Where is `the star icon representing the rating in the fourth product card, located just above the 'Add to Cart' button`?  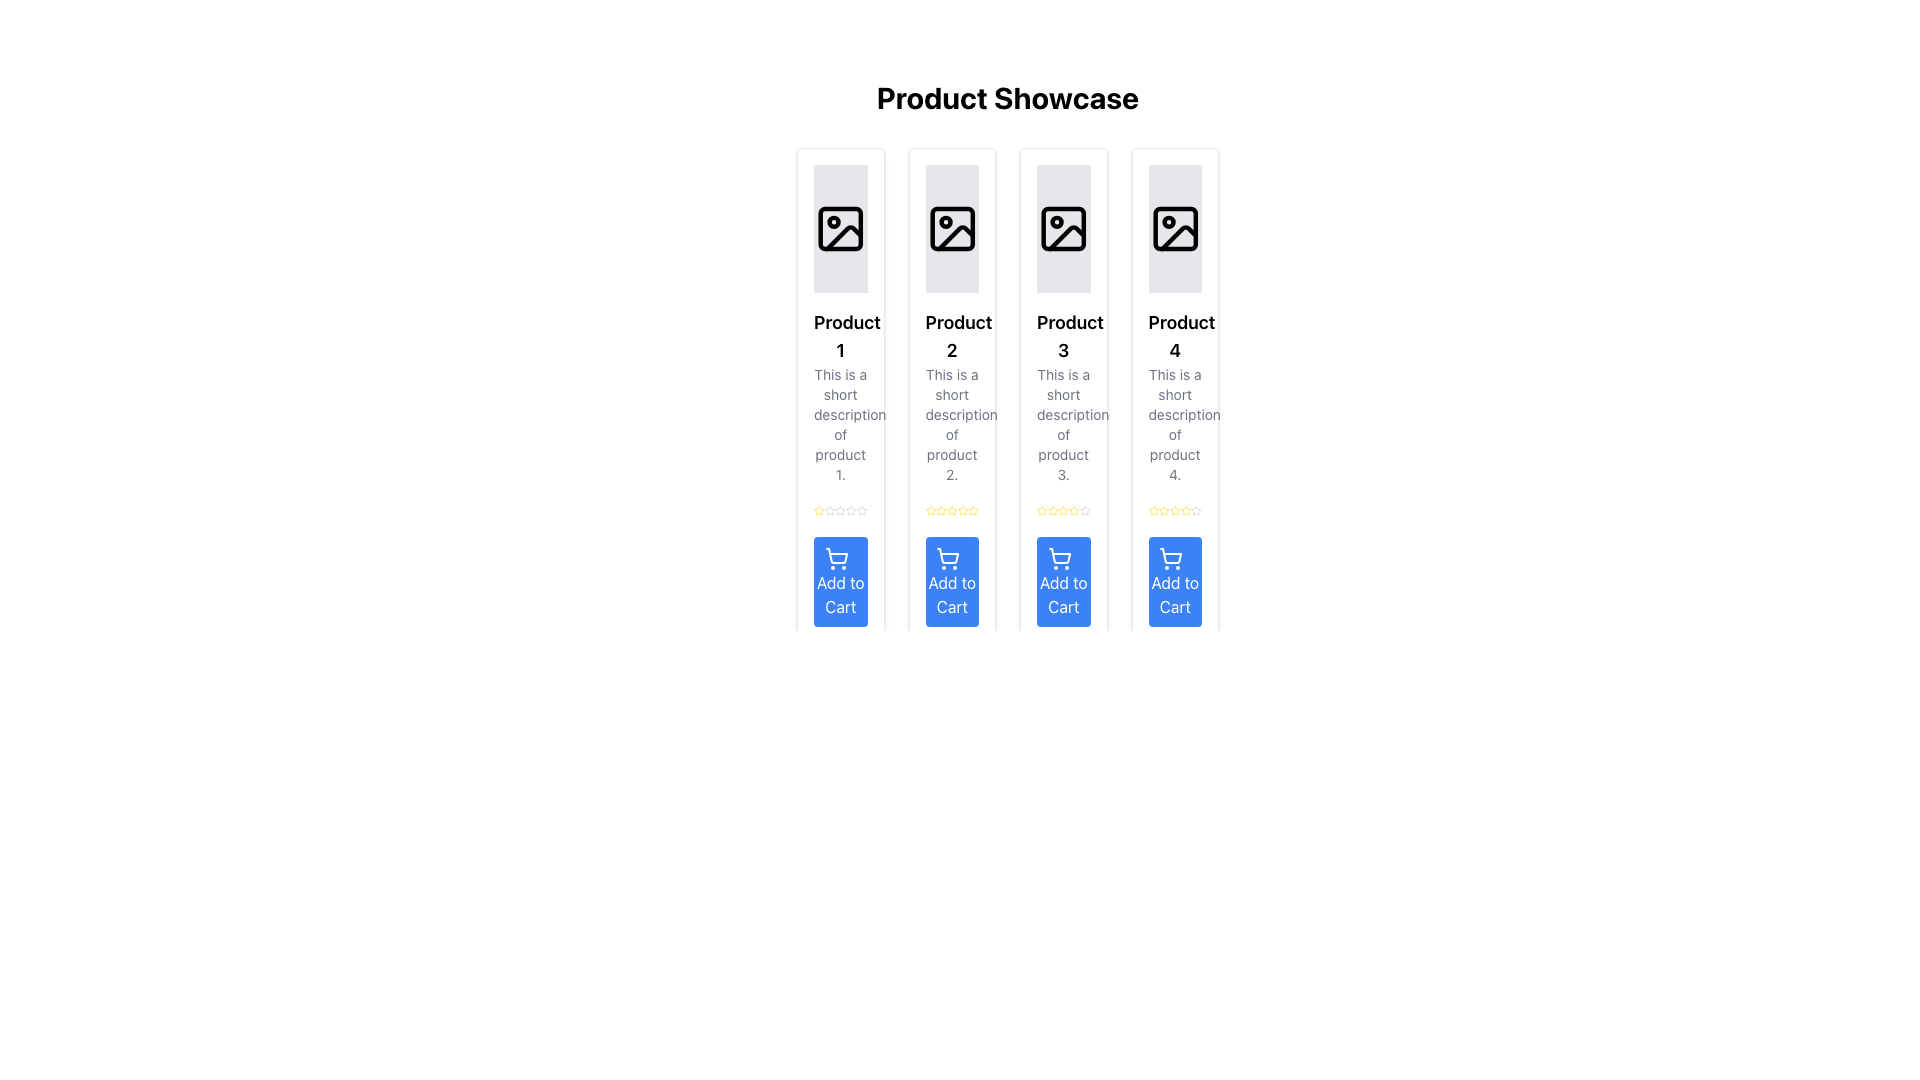 the star icon representing the rating in the fourth product card, located just above the 'Add to Cart' button is located at coordinates (1153, 509).